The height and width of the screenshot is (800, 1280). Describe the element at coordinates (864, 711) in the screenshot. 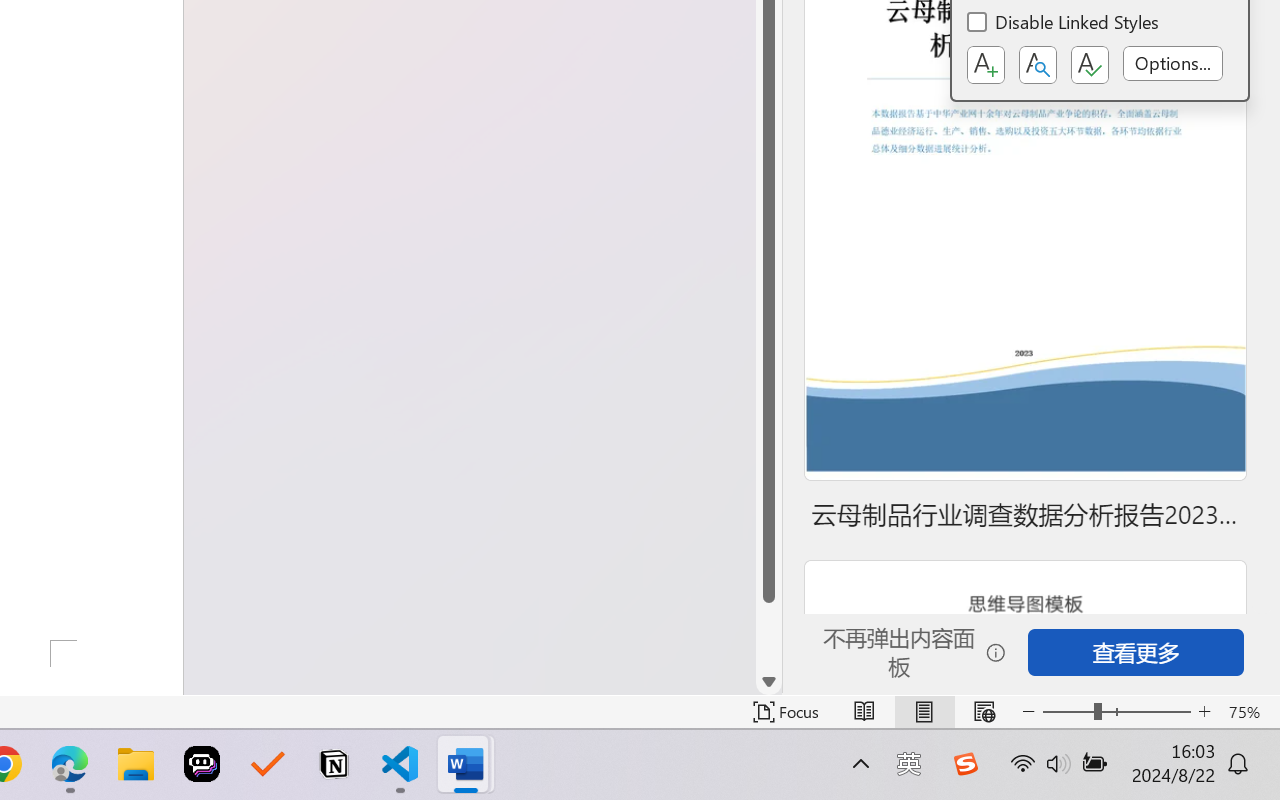

I see `'Read Mode'` at that location.